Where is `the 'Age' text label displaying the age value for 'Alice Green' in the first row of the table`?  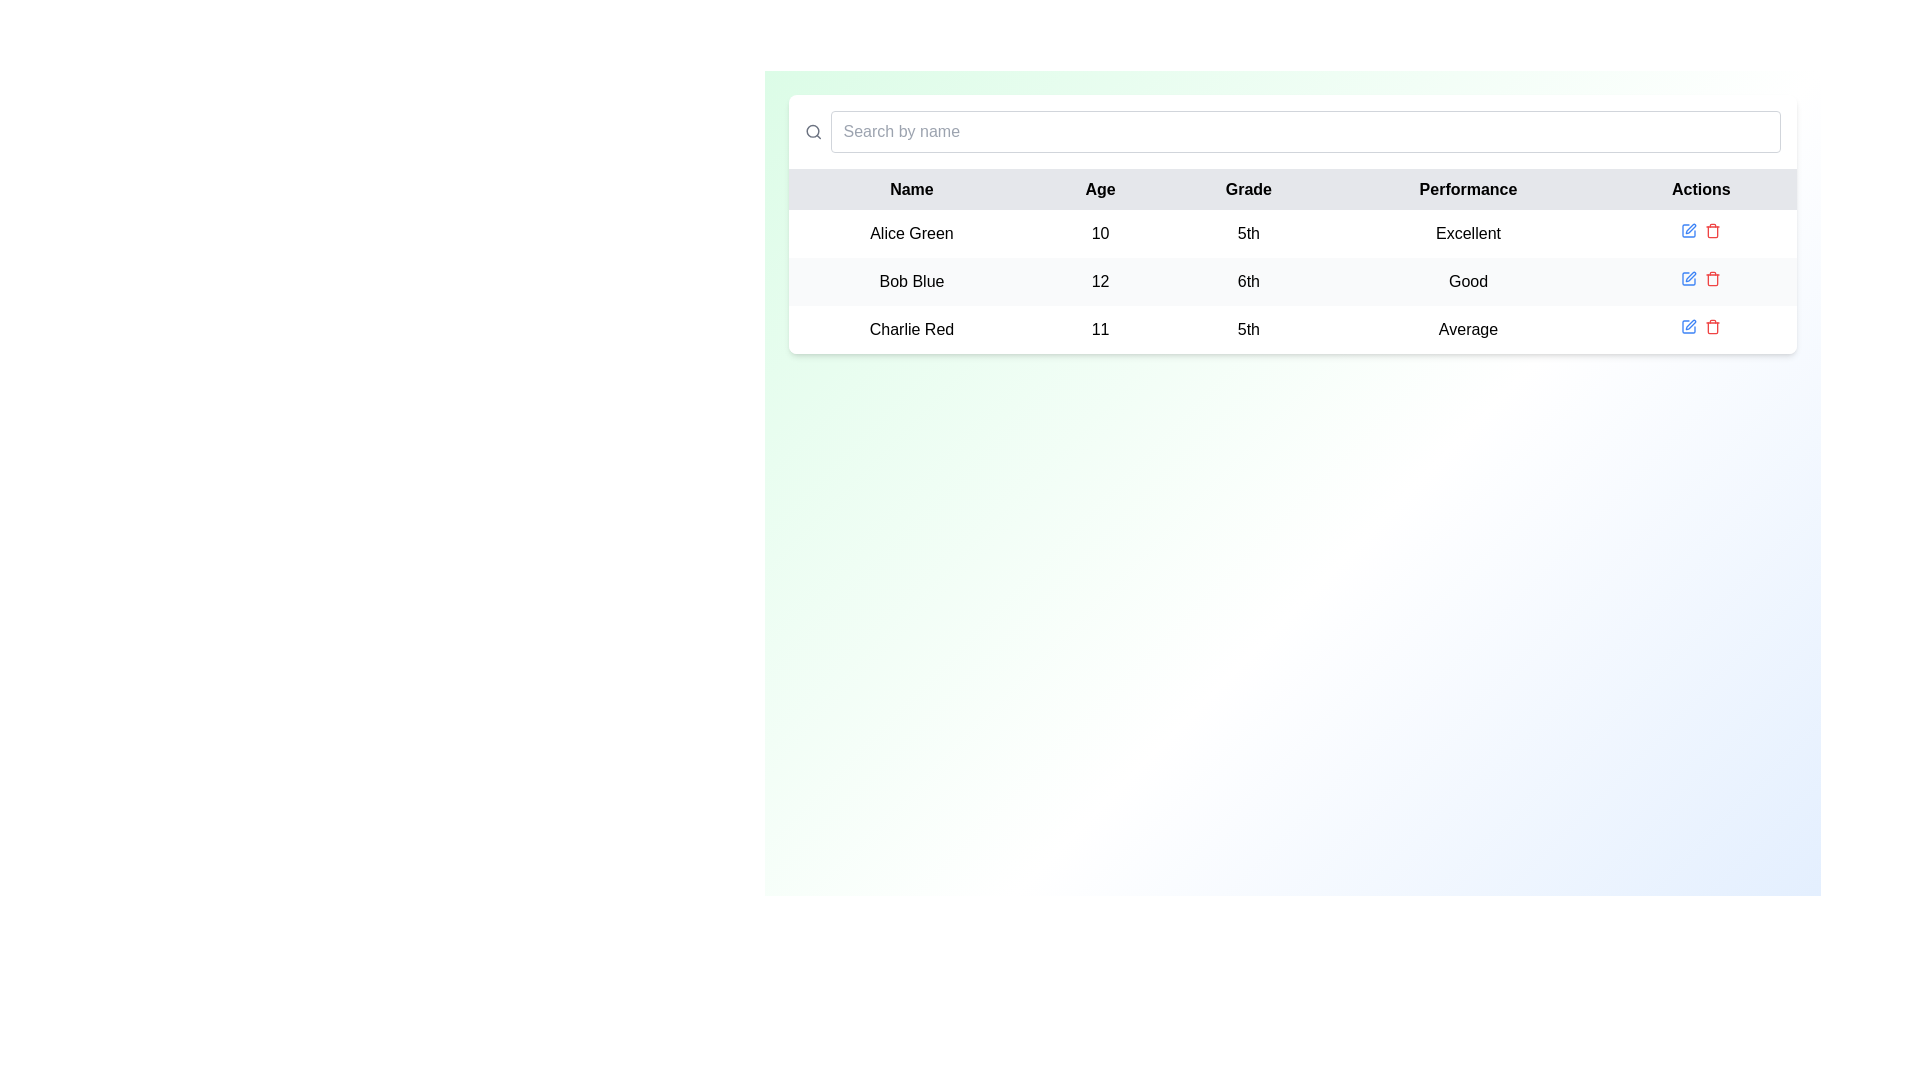
the 'Age' text label displaying the age value for 'Alice Green' in the first row of the table is located at coordinates (1099, 233).